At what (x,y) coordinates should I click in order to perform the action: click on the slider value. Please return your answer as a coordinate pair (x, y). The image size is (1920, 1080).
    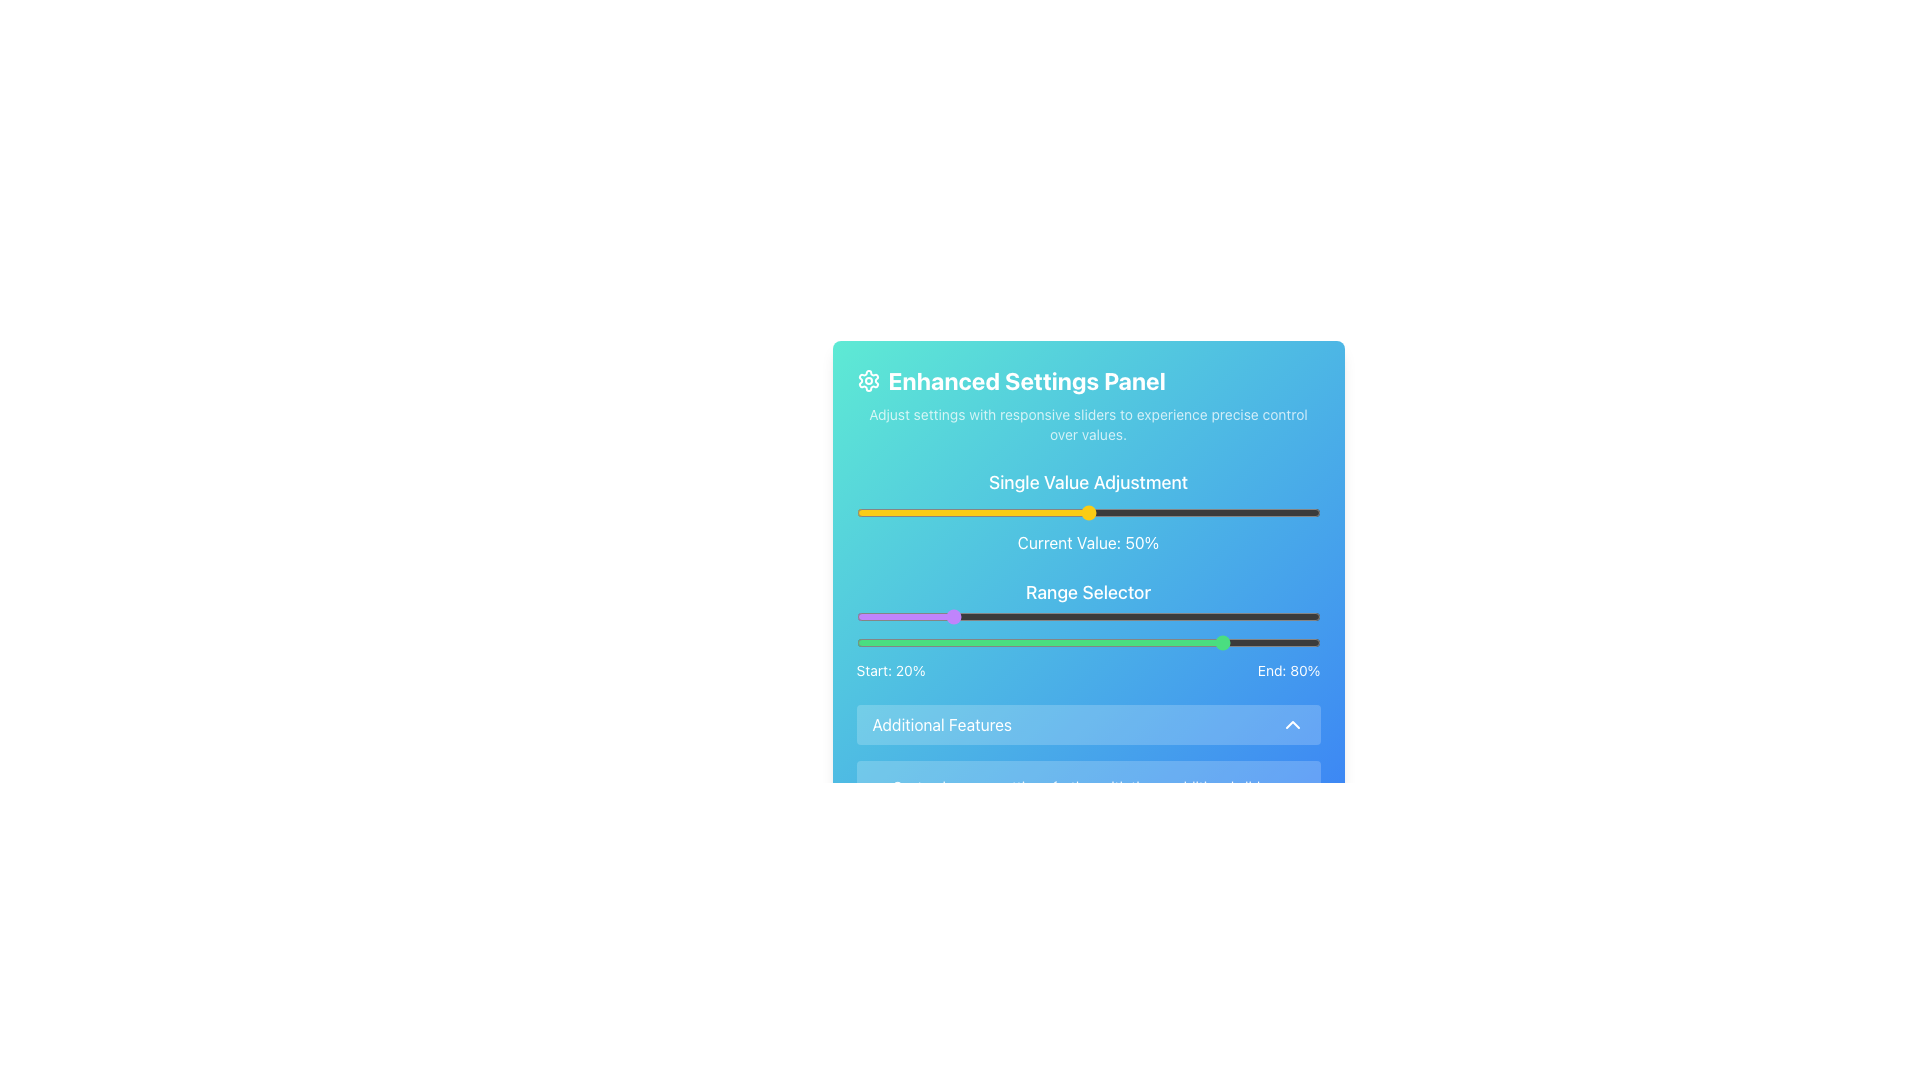
    Looking at the image, I should click on (1311, 512).